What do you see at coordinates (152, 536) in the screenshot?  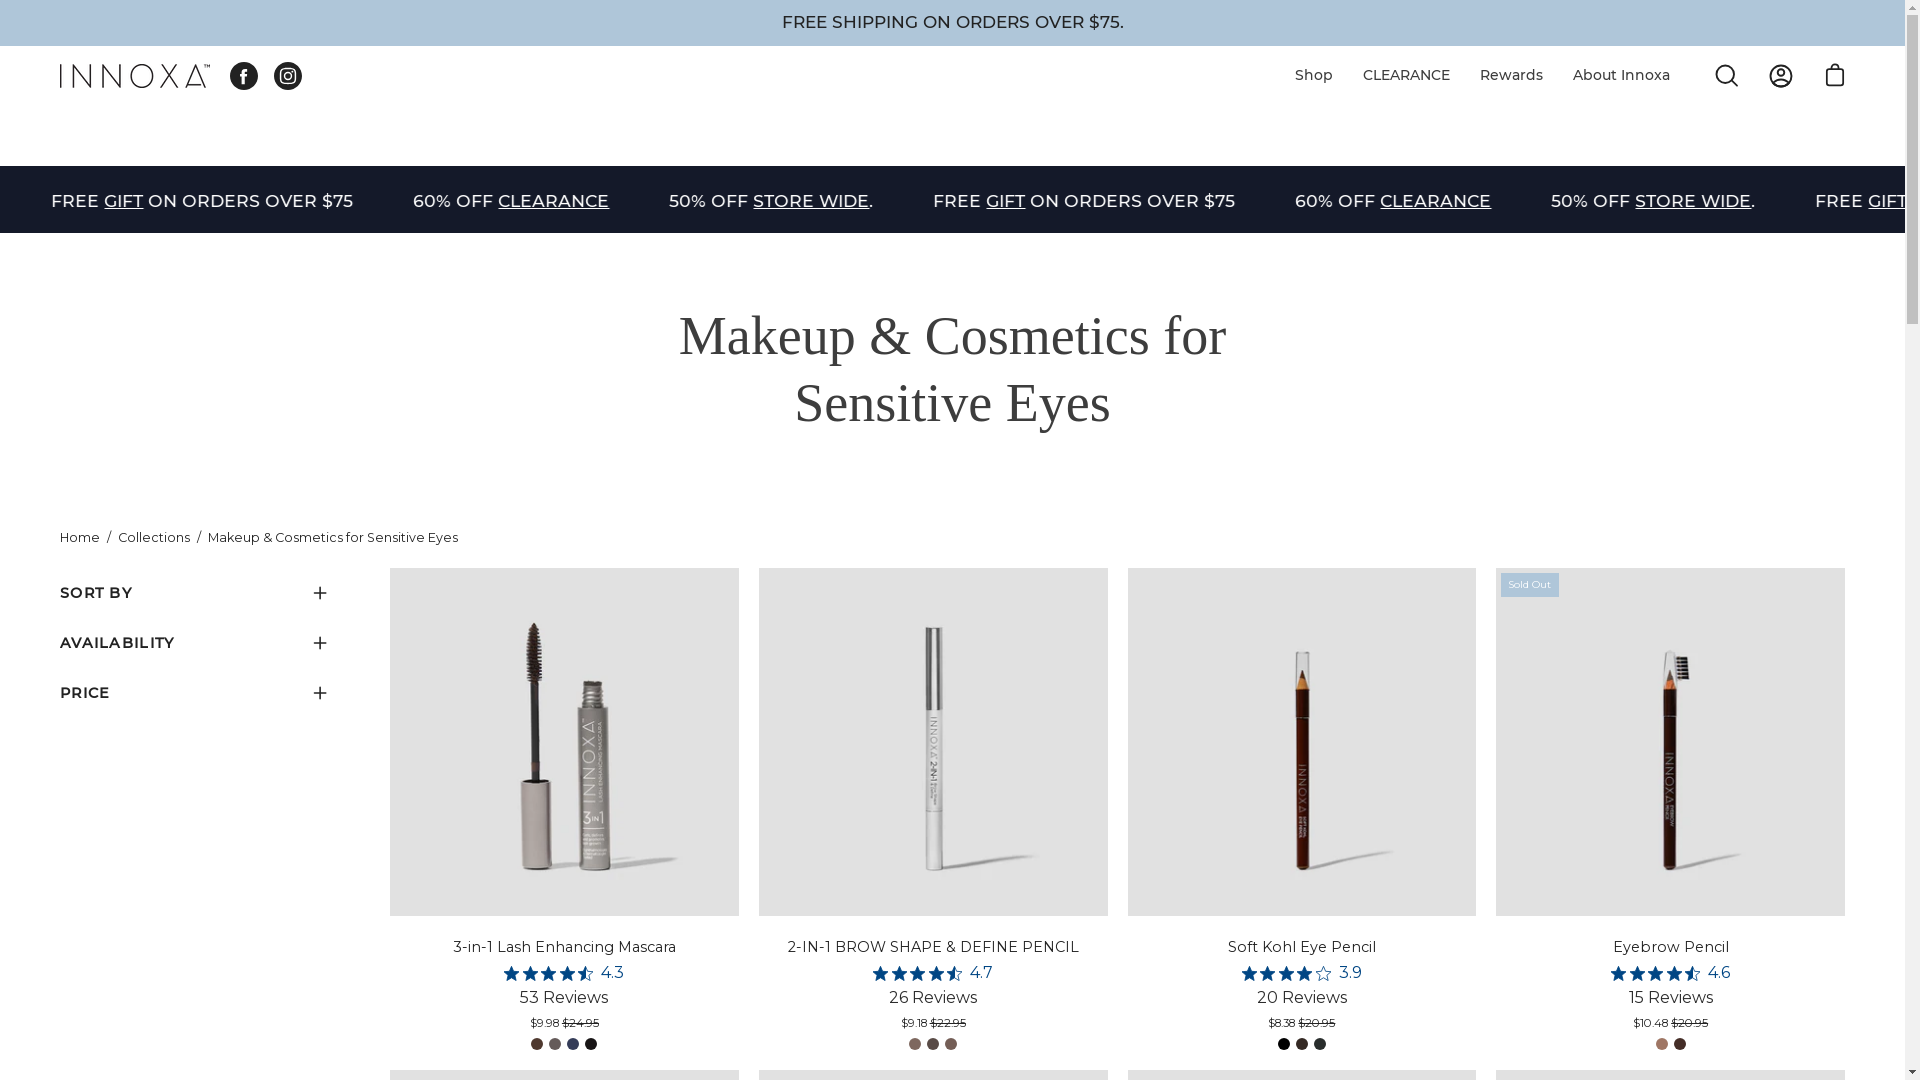 I see `'Collections'` at bounding box center [152, 536].